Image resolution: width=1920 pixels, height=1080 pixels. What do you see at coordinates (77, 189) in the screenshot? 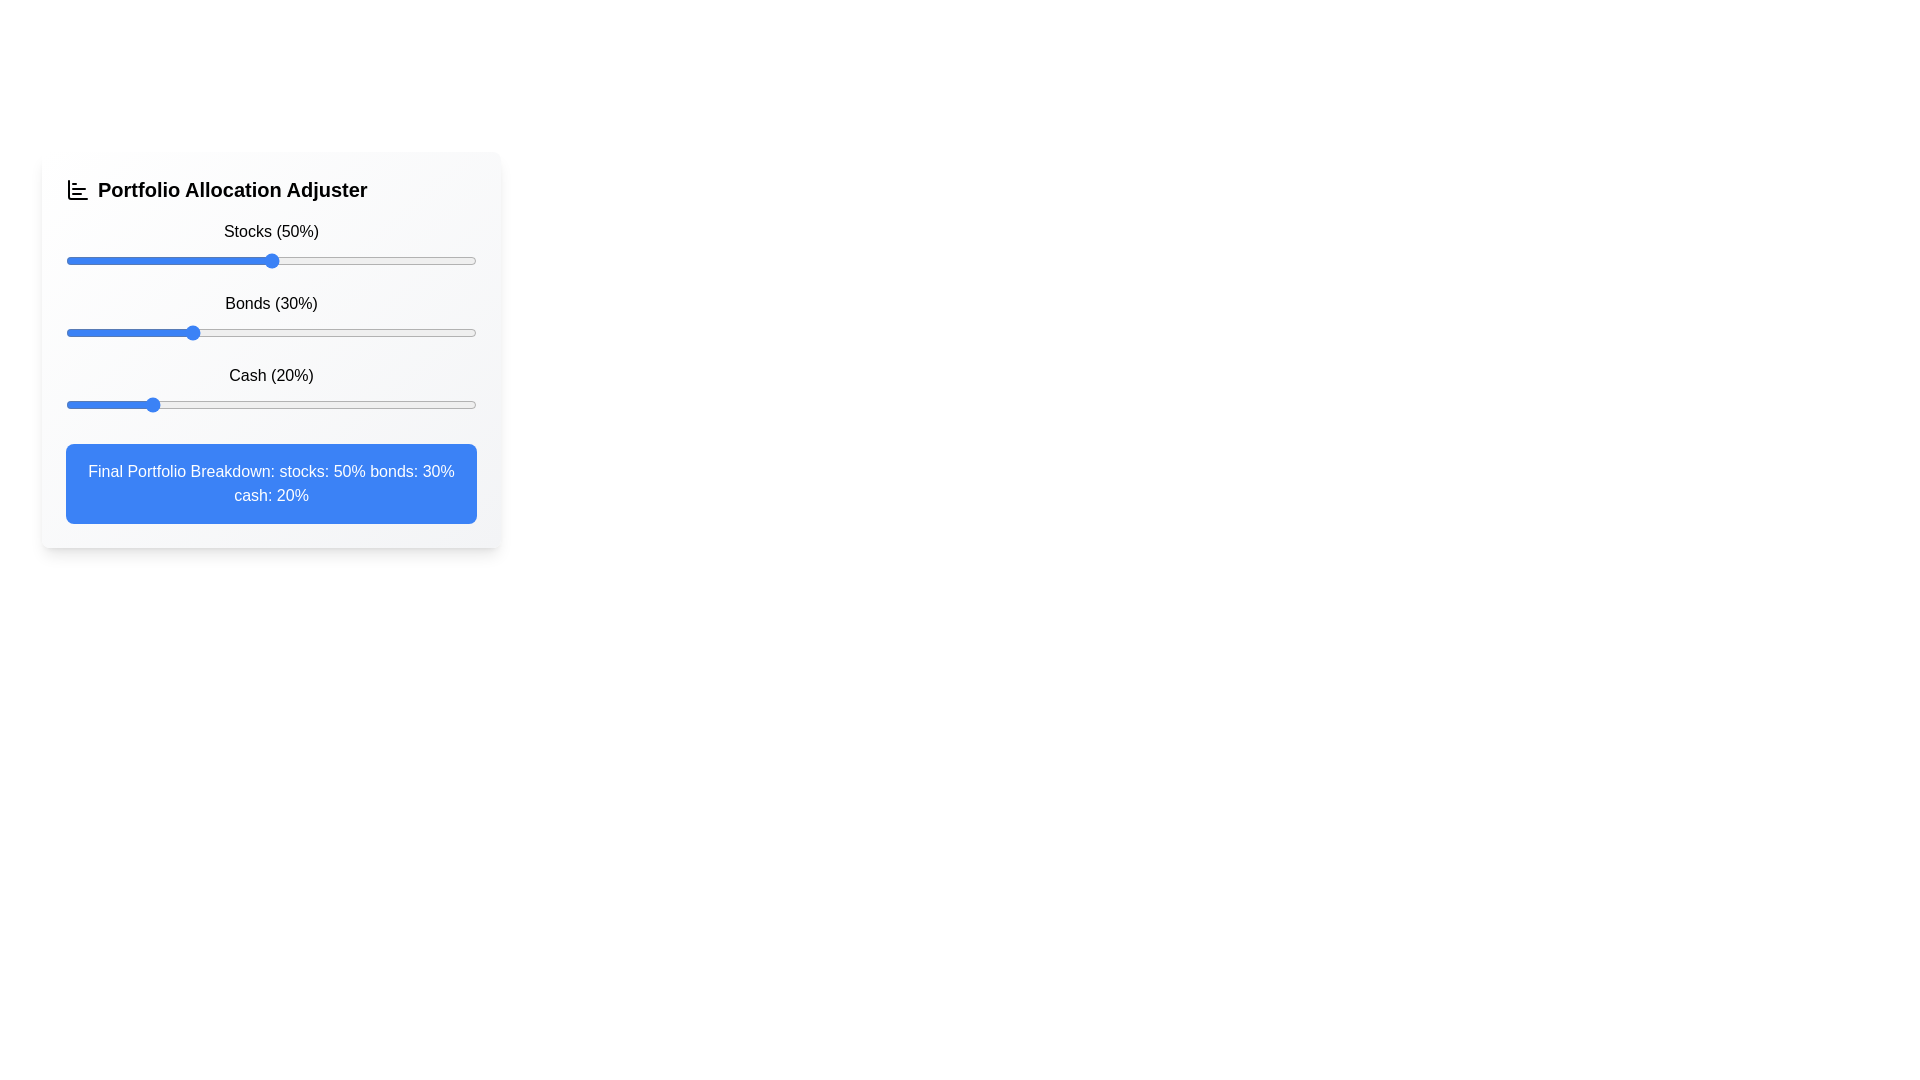
I see `the header icon to trigger additional information display` at bounding box center [77, 189].